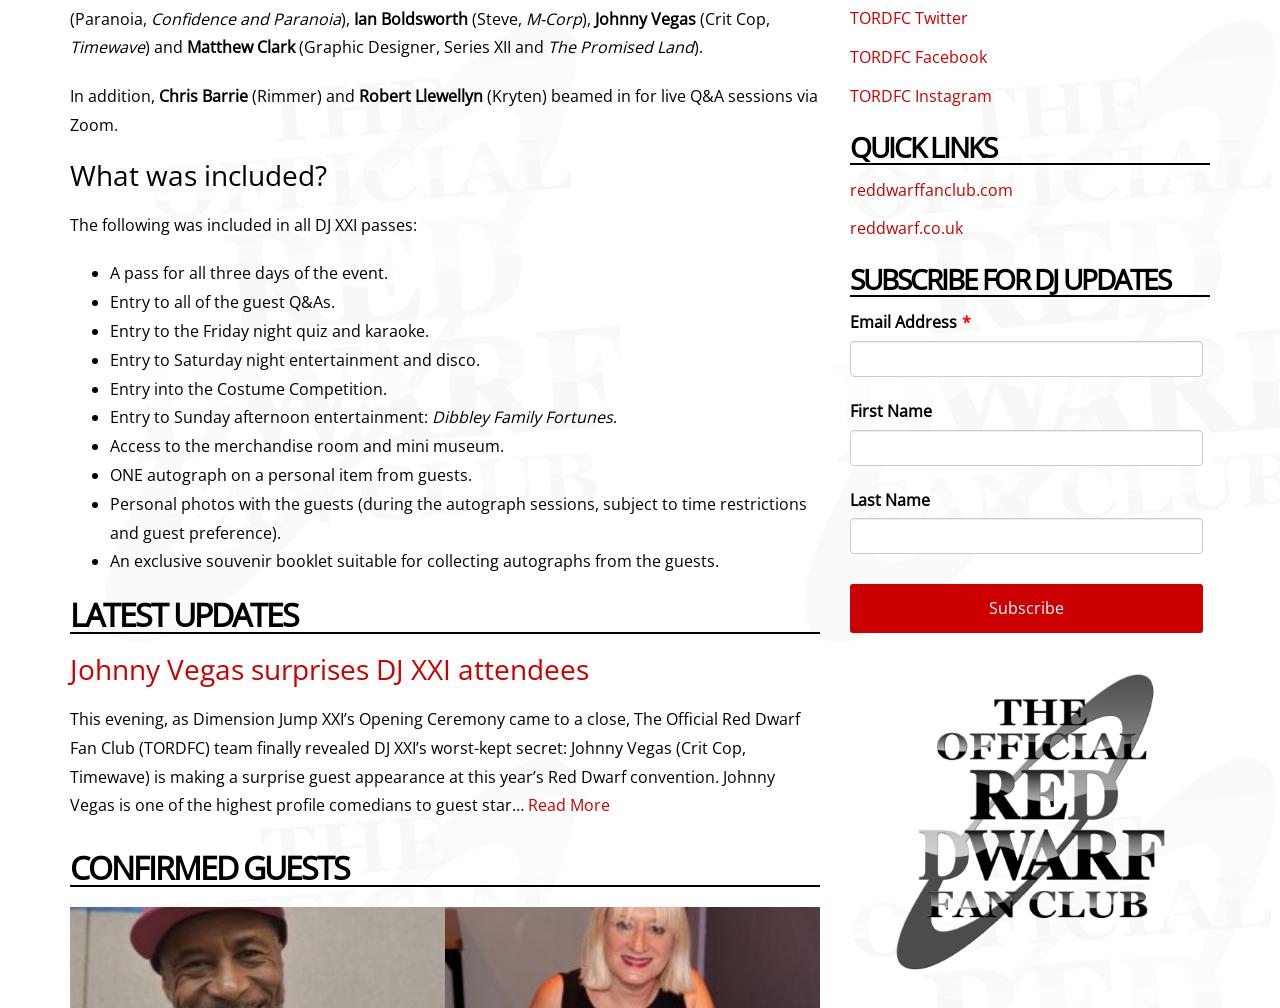  What do you see at coordinates (522, 417) in the screenshot?
I see `'Dibbley Family Fortunes'` at bounding box center [522, 417].